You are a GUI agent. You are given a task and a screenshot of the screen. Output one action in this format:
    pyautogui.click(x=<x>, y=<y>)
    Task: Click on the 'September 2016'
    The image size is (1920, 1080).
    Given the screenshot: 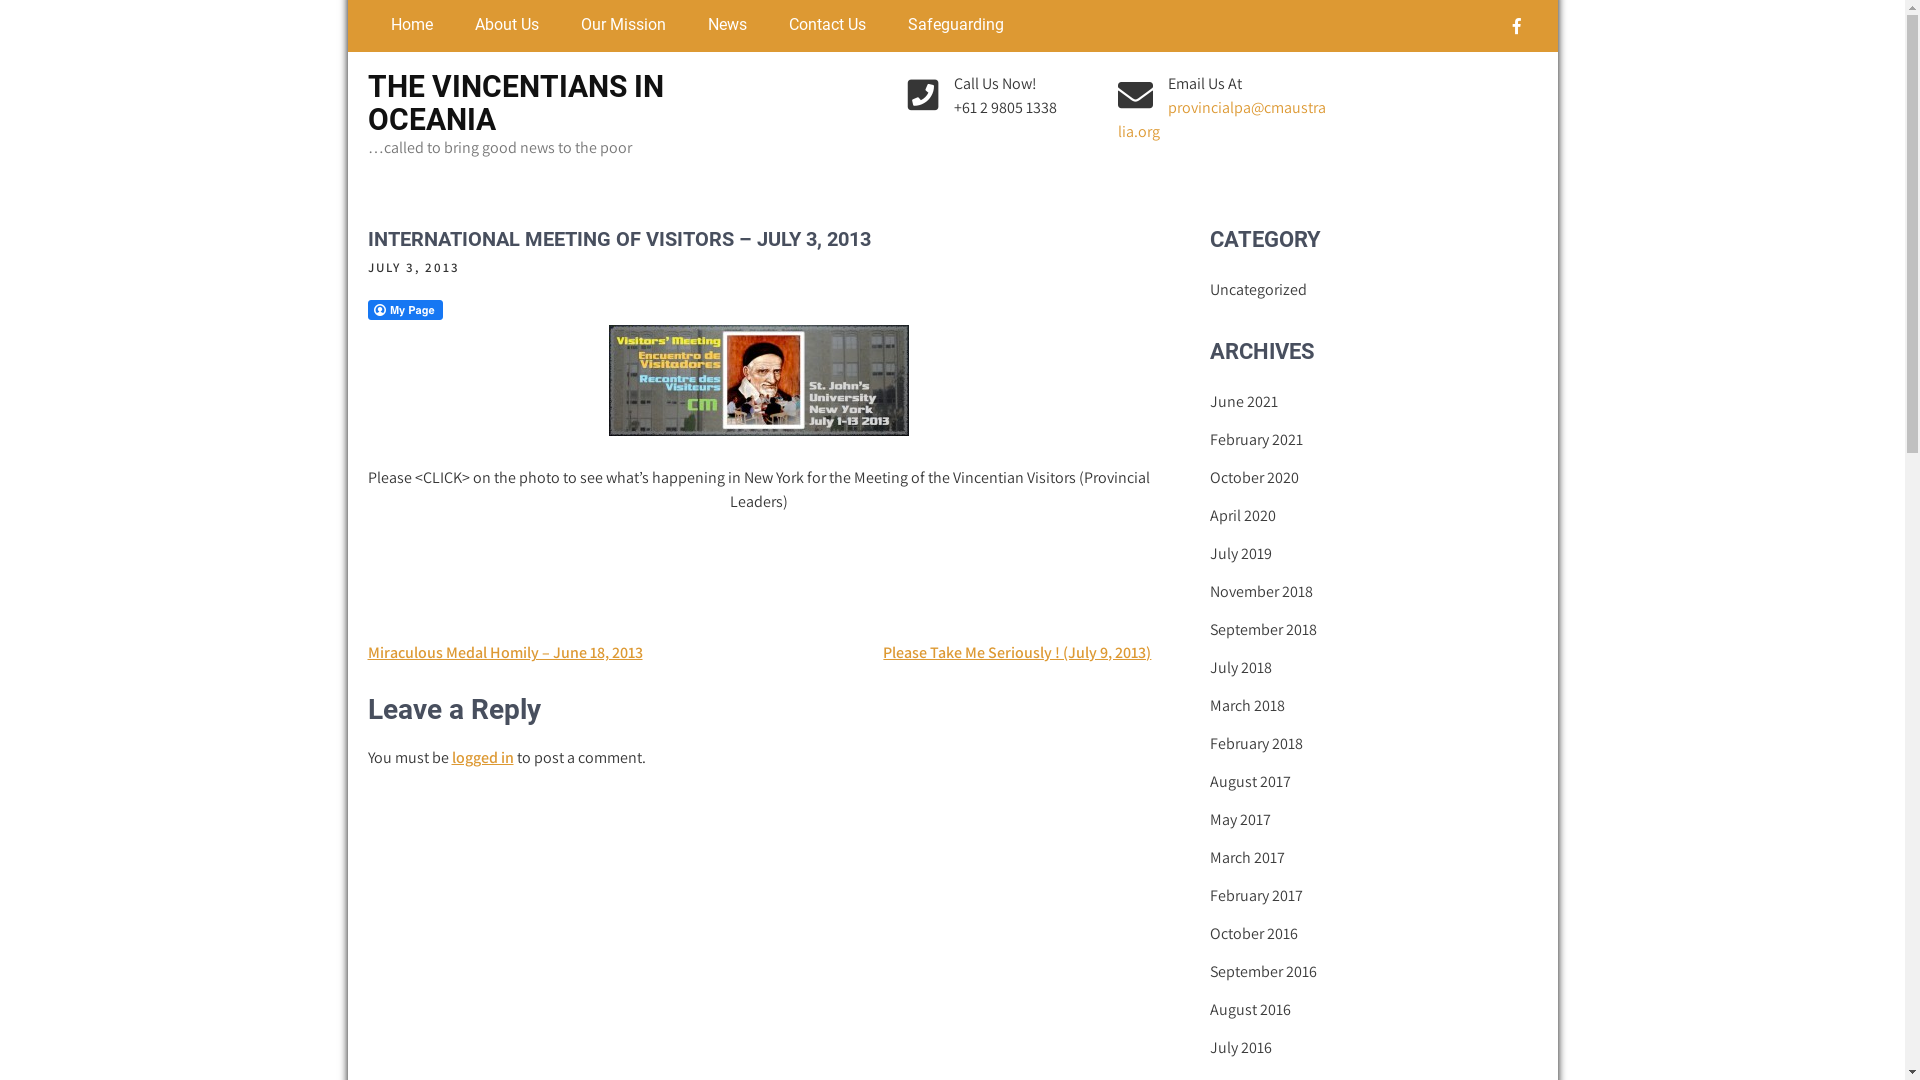 What is the action you would take?
    pyautogui.click(x=1208, y=971)
    